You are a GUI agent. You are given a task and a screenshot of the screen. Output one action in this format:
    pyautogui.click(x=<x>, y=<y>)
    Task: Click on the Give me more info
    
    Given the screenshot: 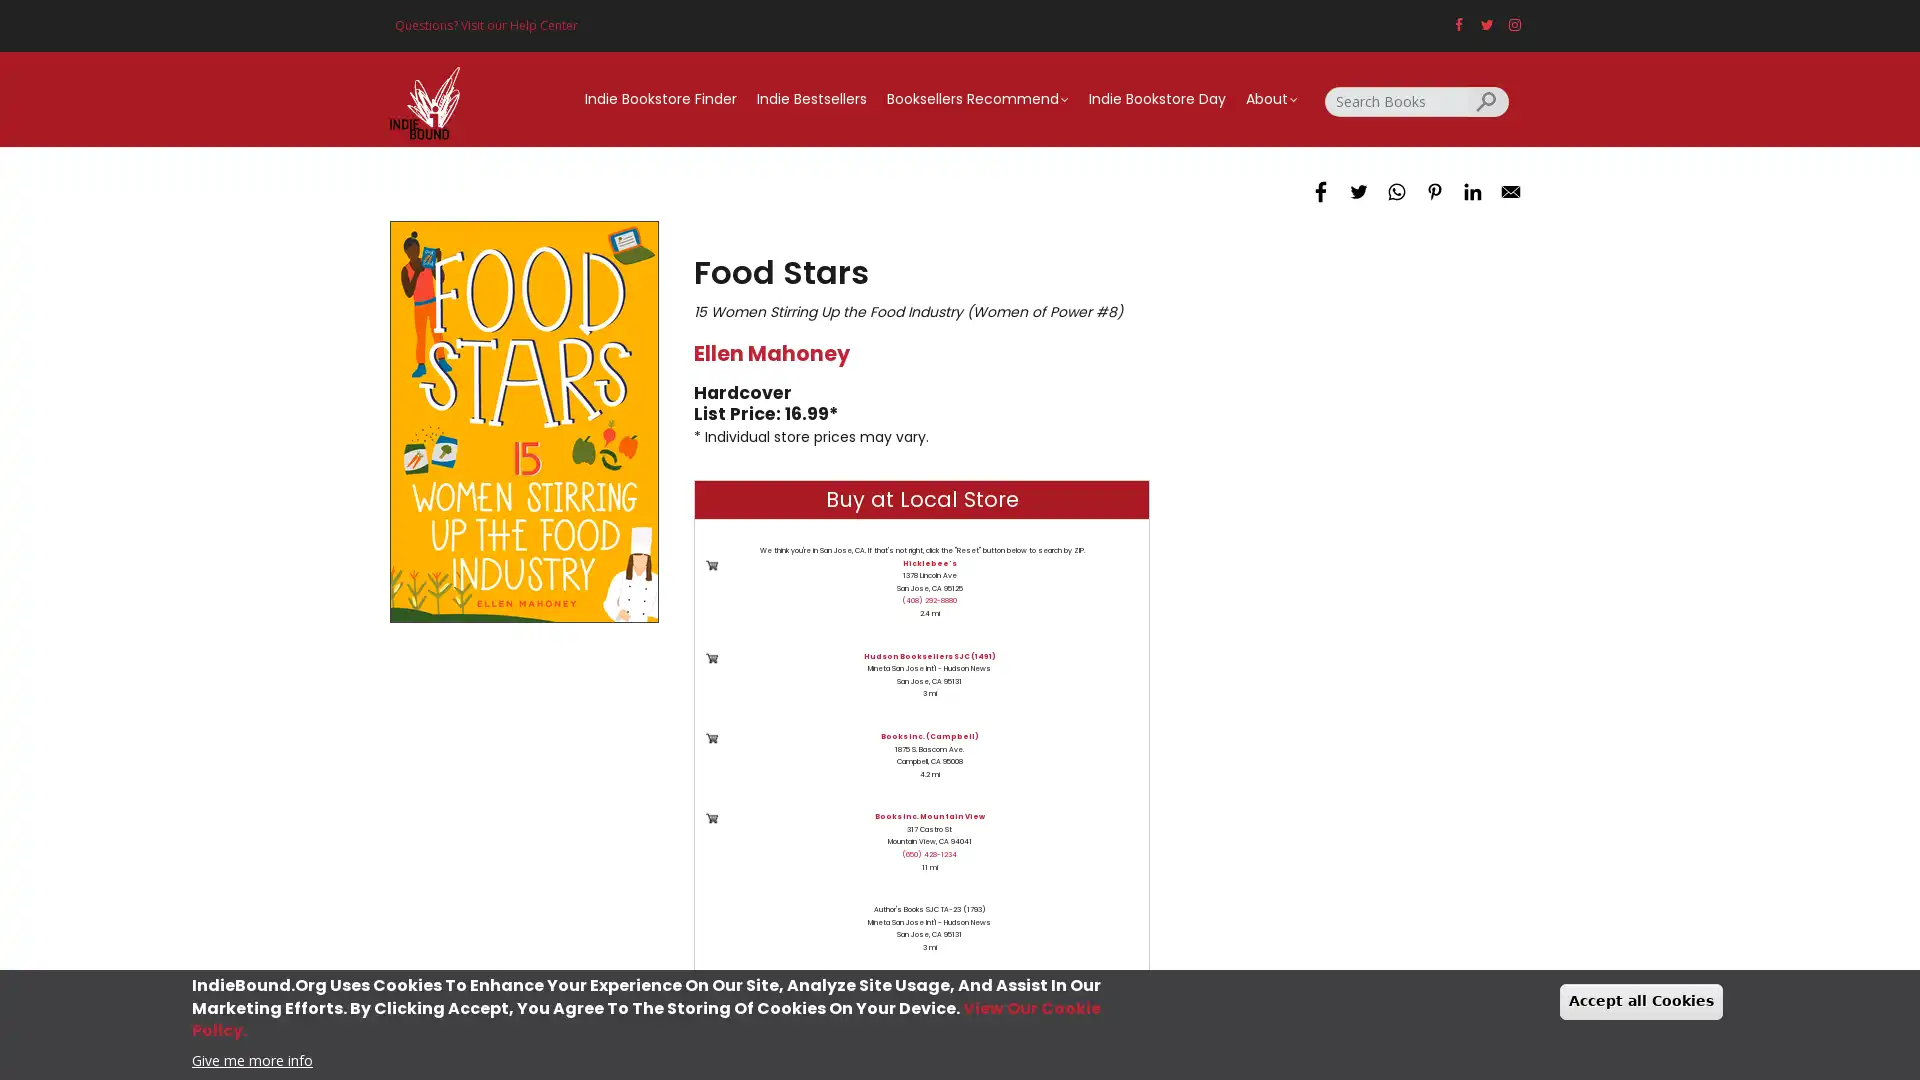 What is the action you would take?
    pyautogui.click(x=251, y=1058)
    